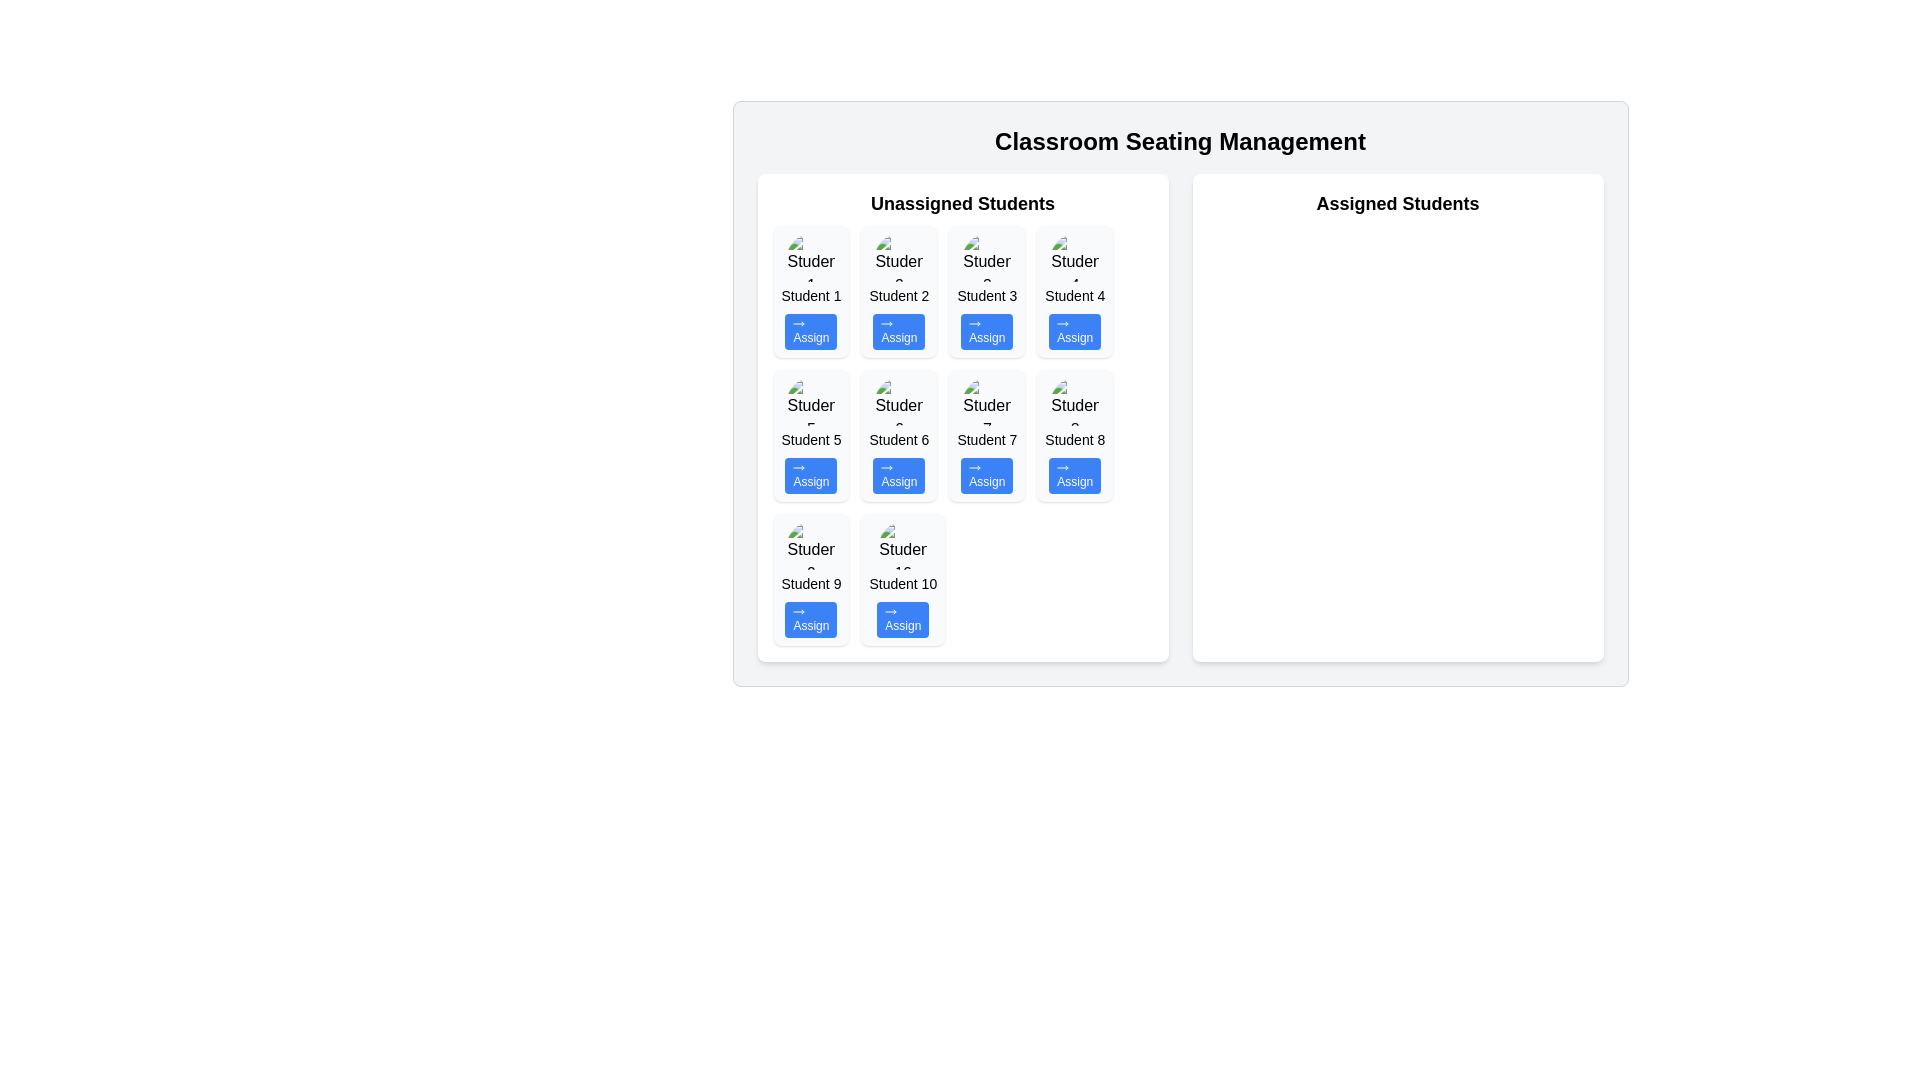 This screenshot has width=1920, height=1080. What do you see at coordinates (1074, 475) in the screenshot?
I see `the 'Assign' button located in the bottom right corner of the 'Unassigned Students' column for 'Student 8' to assign the student` at bounding box center [1074, 475].